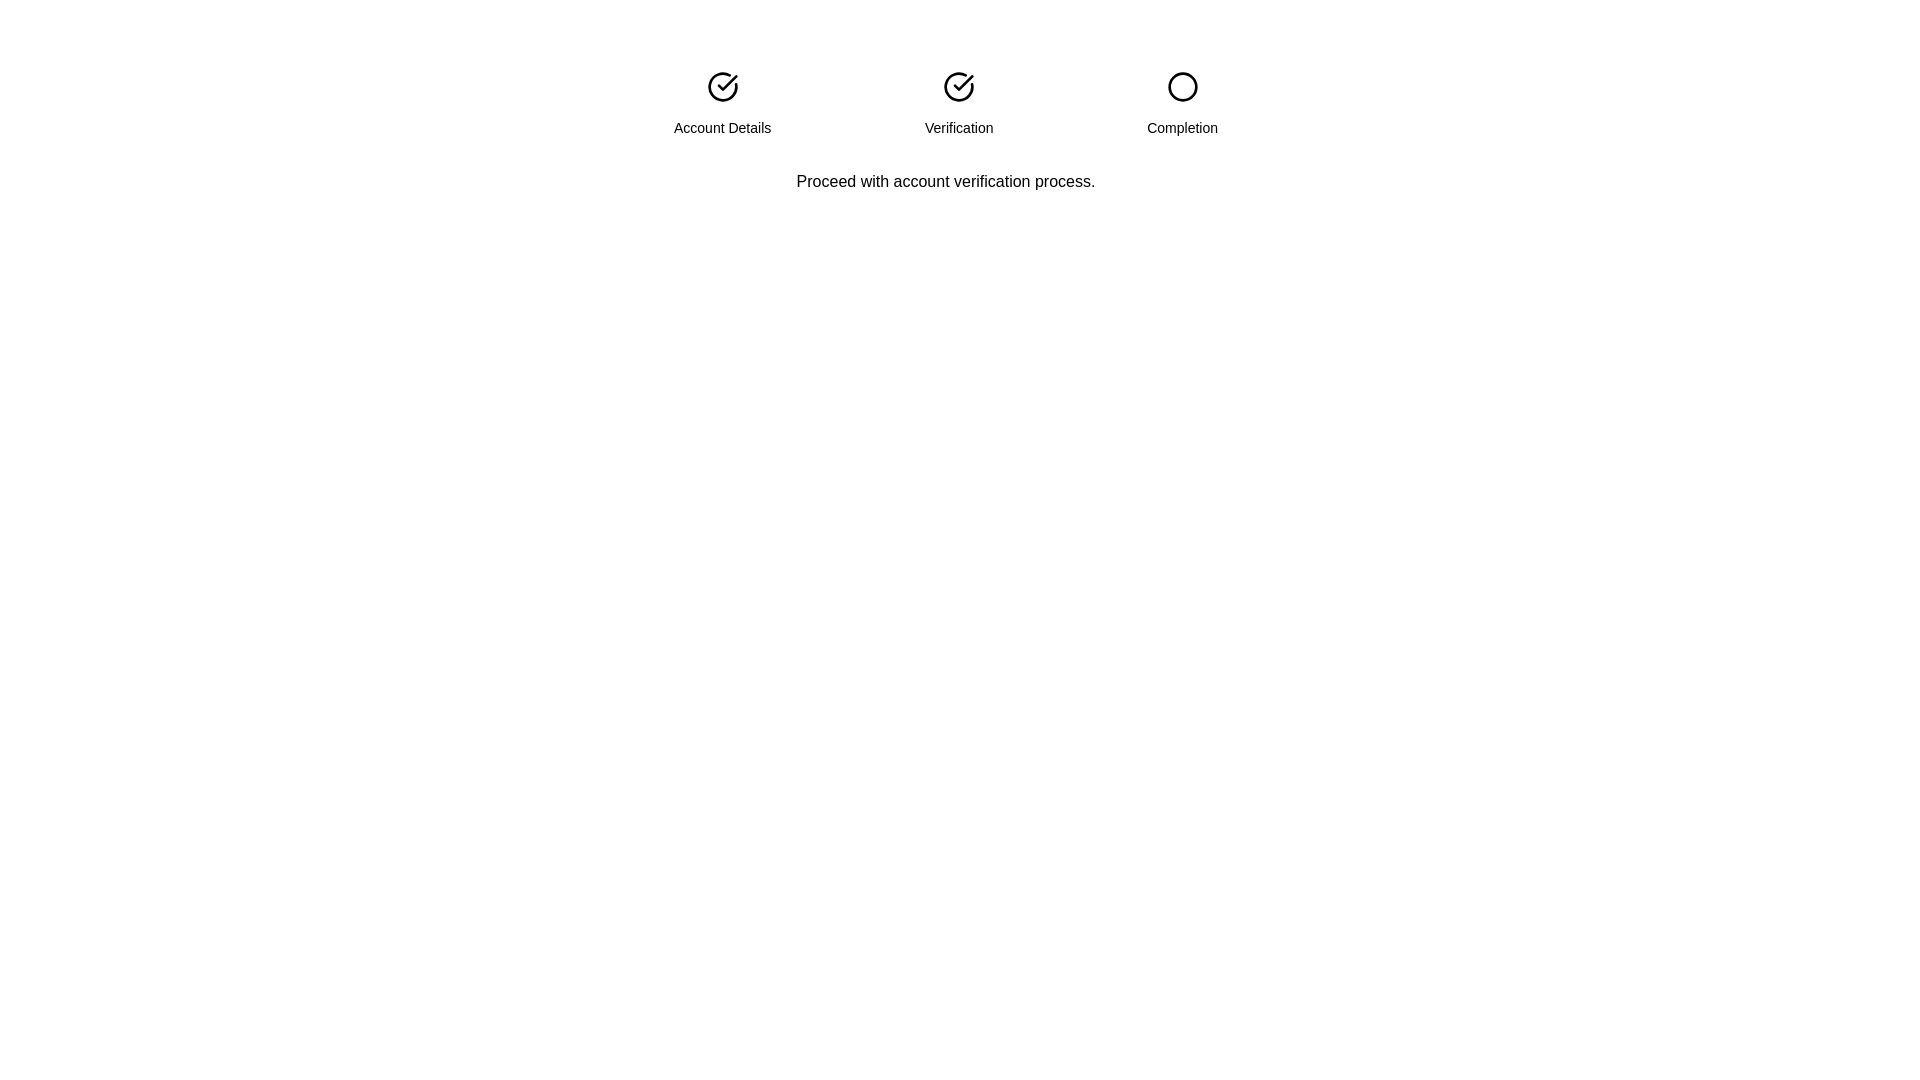 Image resolution: width=1920 pixels, height=1080 pixels. I want to click on the progress indicator icon for the 'Account Details' phase, which is the first element in a horizontally laid-out group of icons, so click(721, 86).